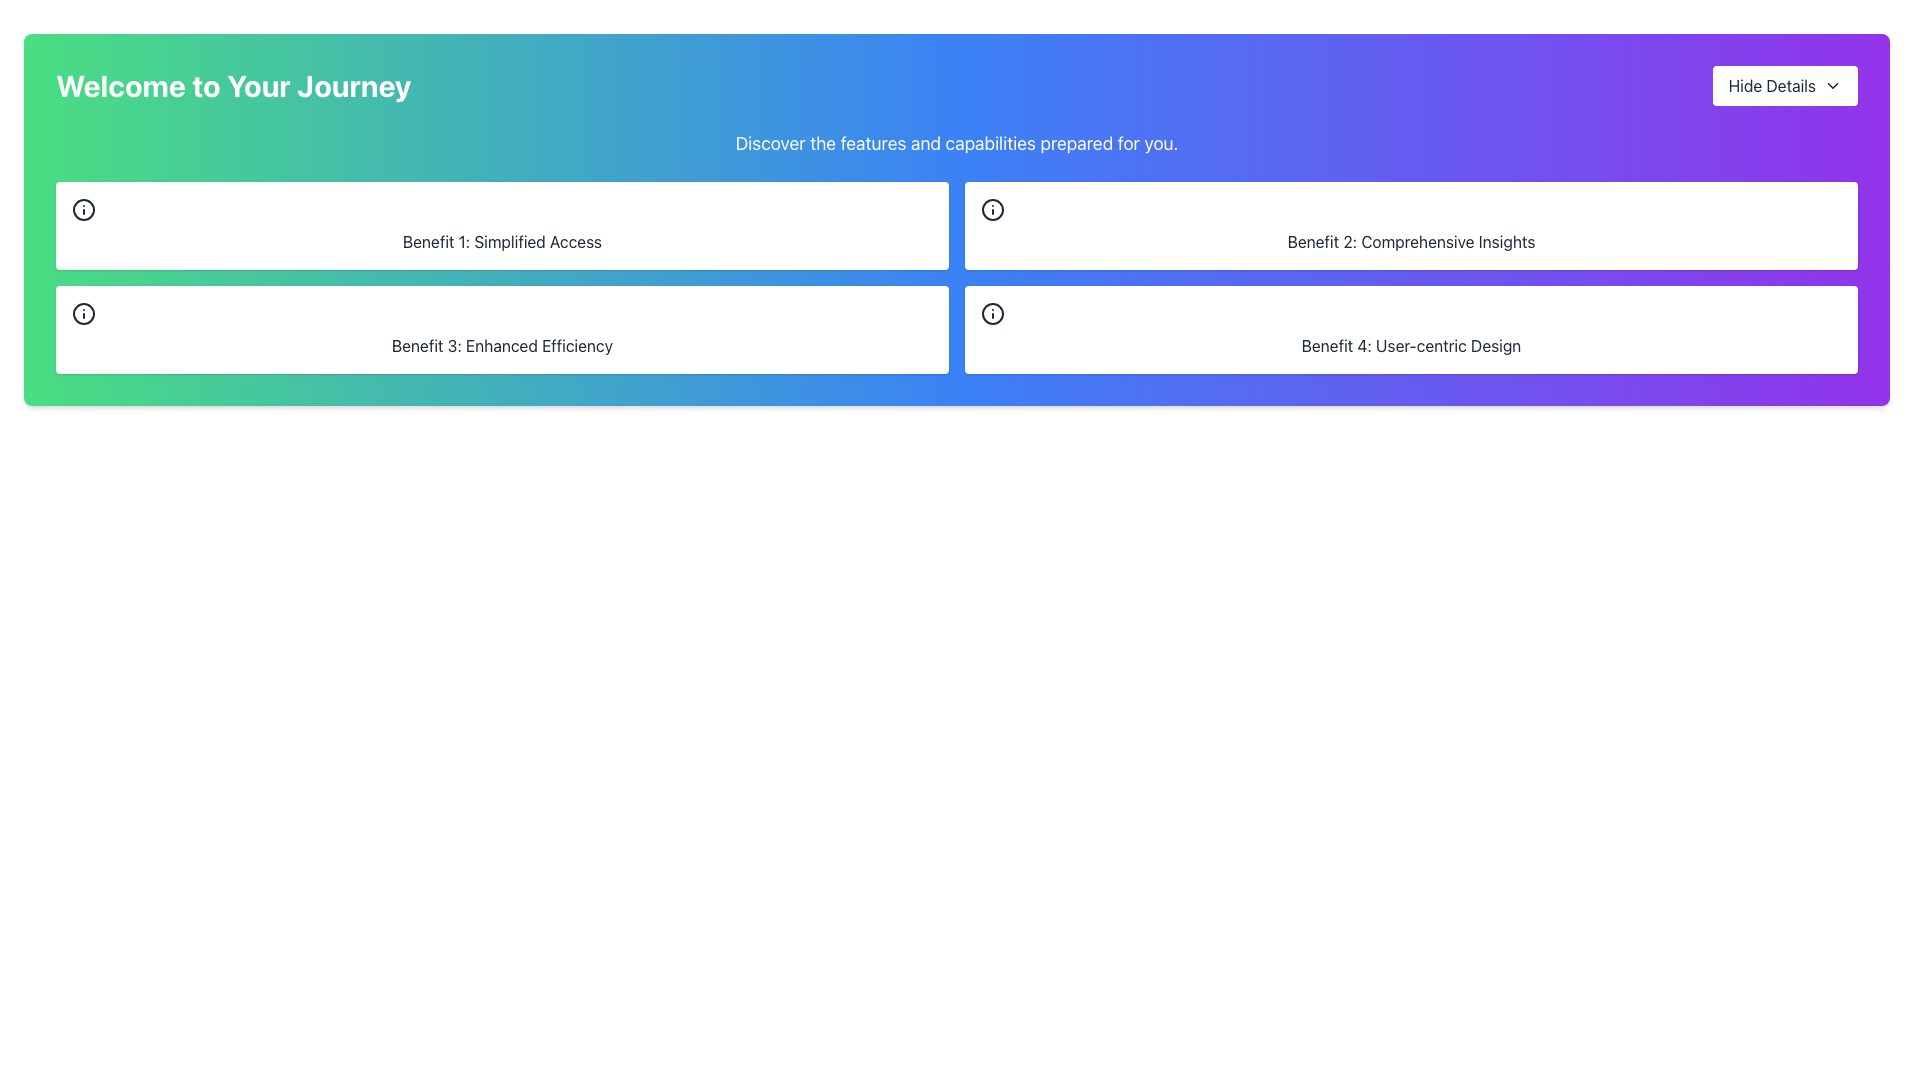 The width and height of the screenshot is (1920, 1080). Describe the element at coordinates (502, 241) in the screenshot. I see `text from the label displaying 'Benefit 1: Simplified Access', which is styled with a black font on a white background and located in the upper-left feature block of the interface` at that location.